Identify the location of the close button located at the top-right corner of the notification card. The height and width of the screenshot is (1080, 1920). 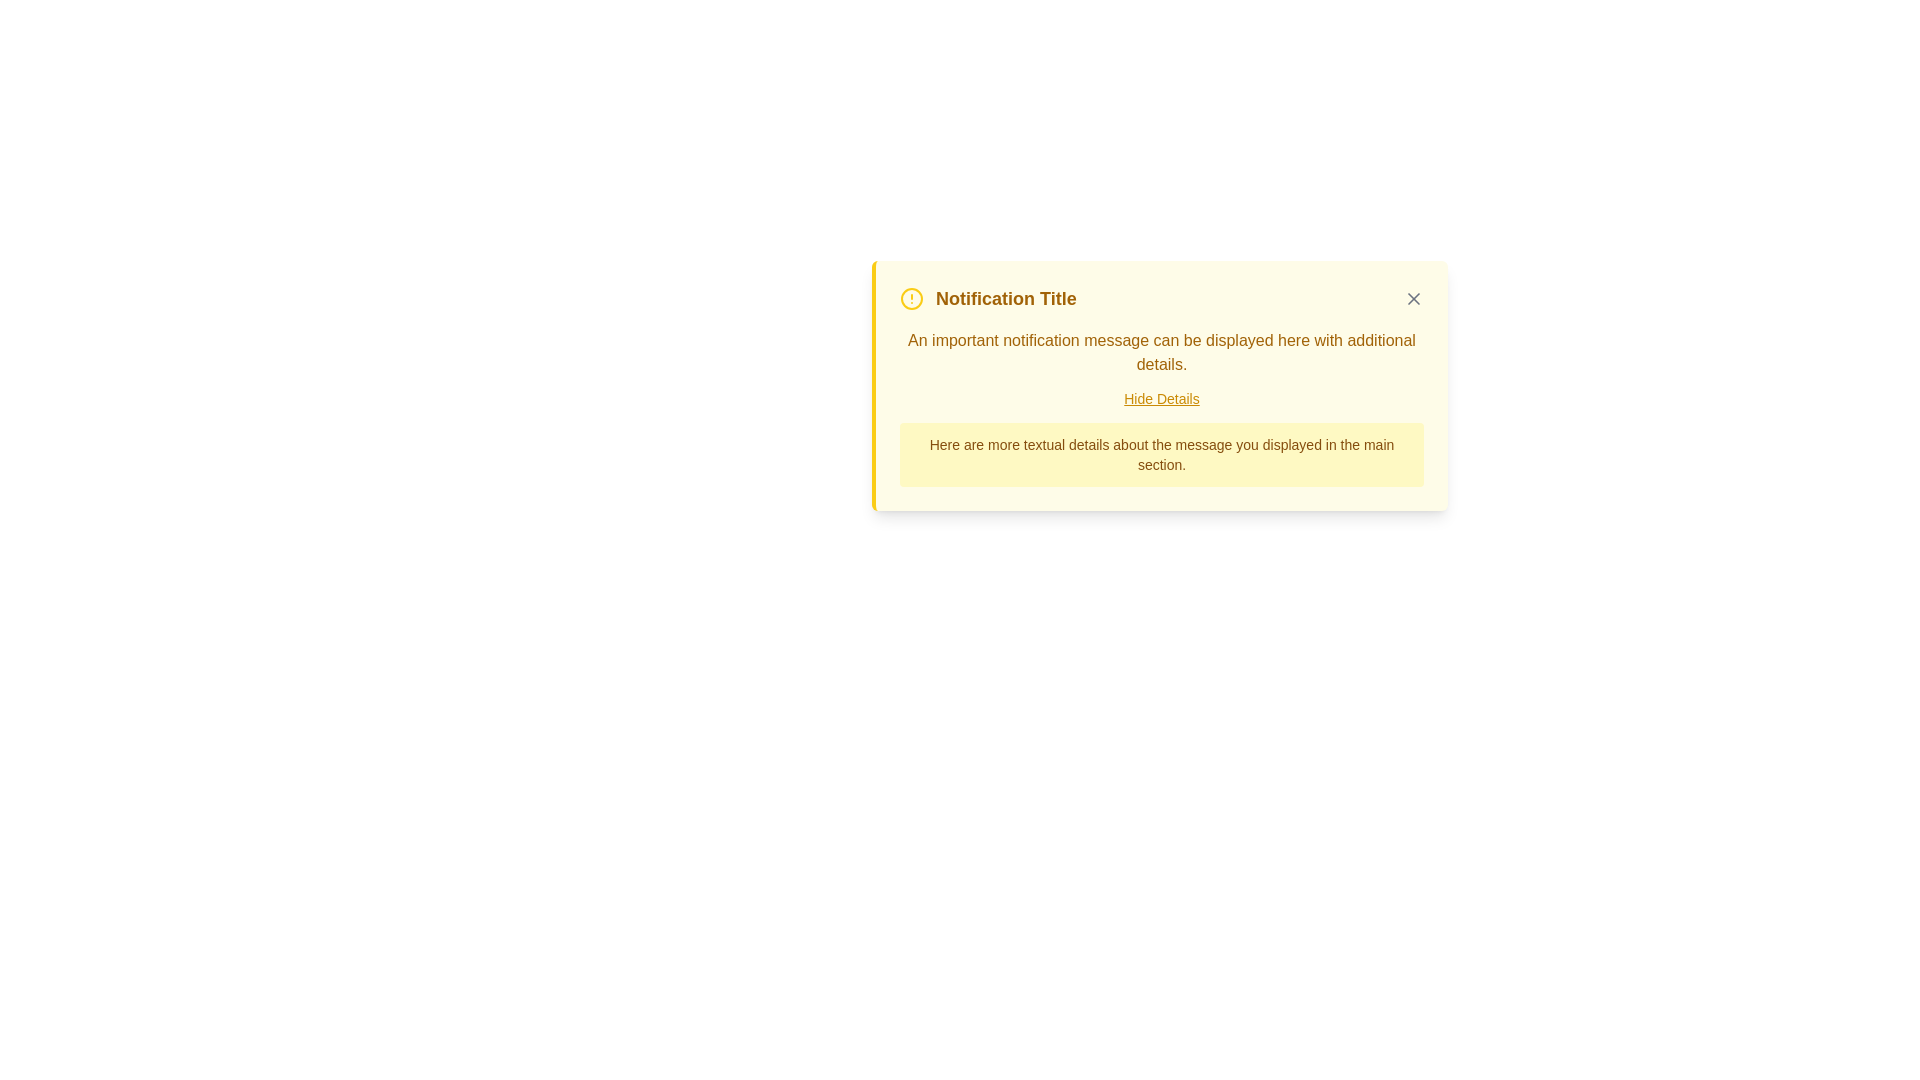
(1413, 299).